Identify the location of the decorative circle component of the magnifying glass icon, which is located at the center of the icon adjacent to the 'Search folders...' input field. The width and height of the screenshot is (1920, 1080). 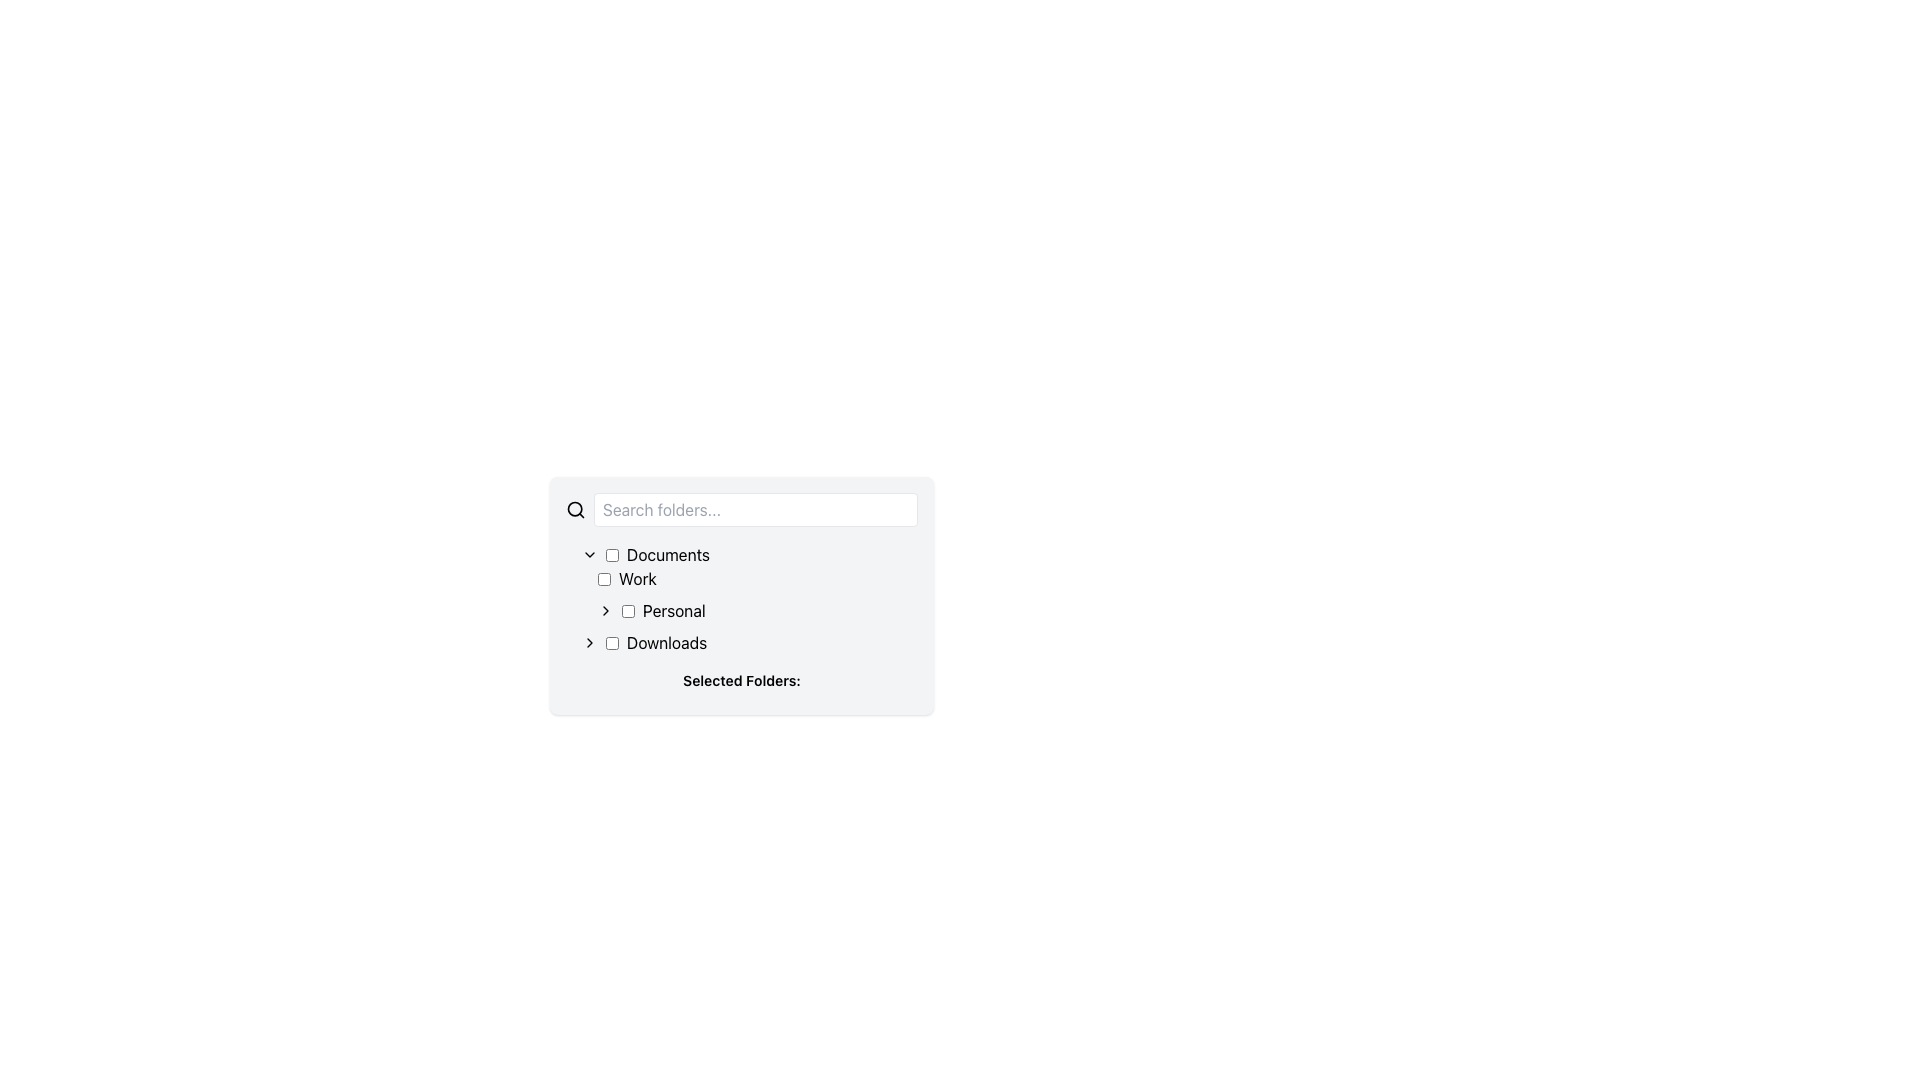
(574, 508).